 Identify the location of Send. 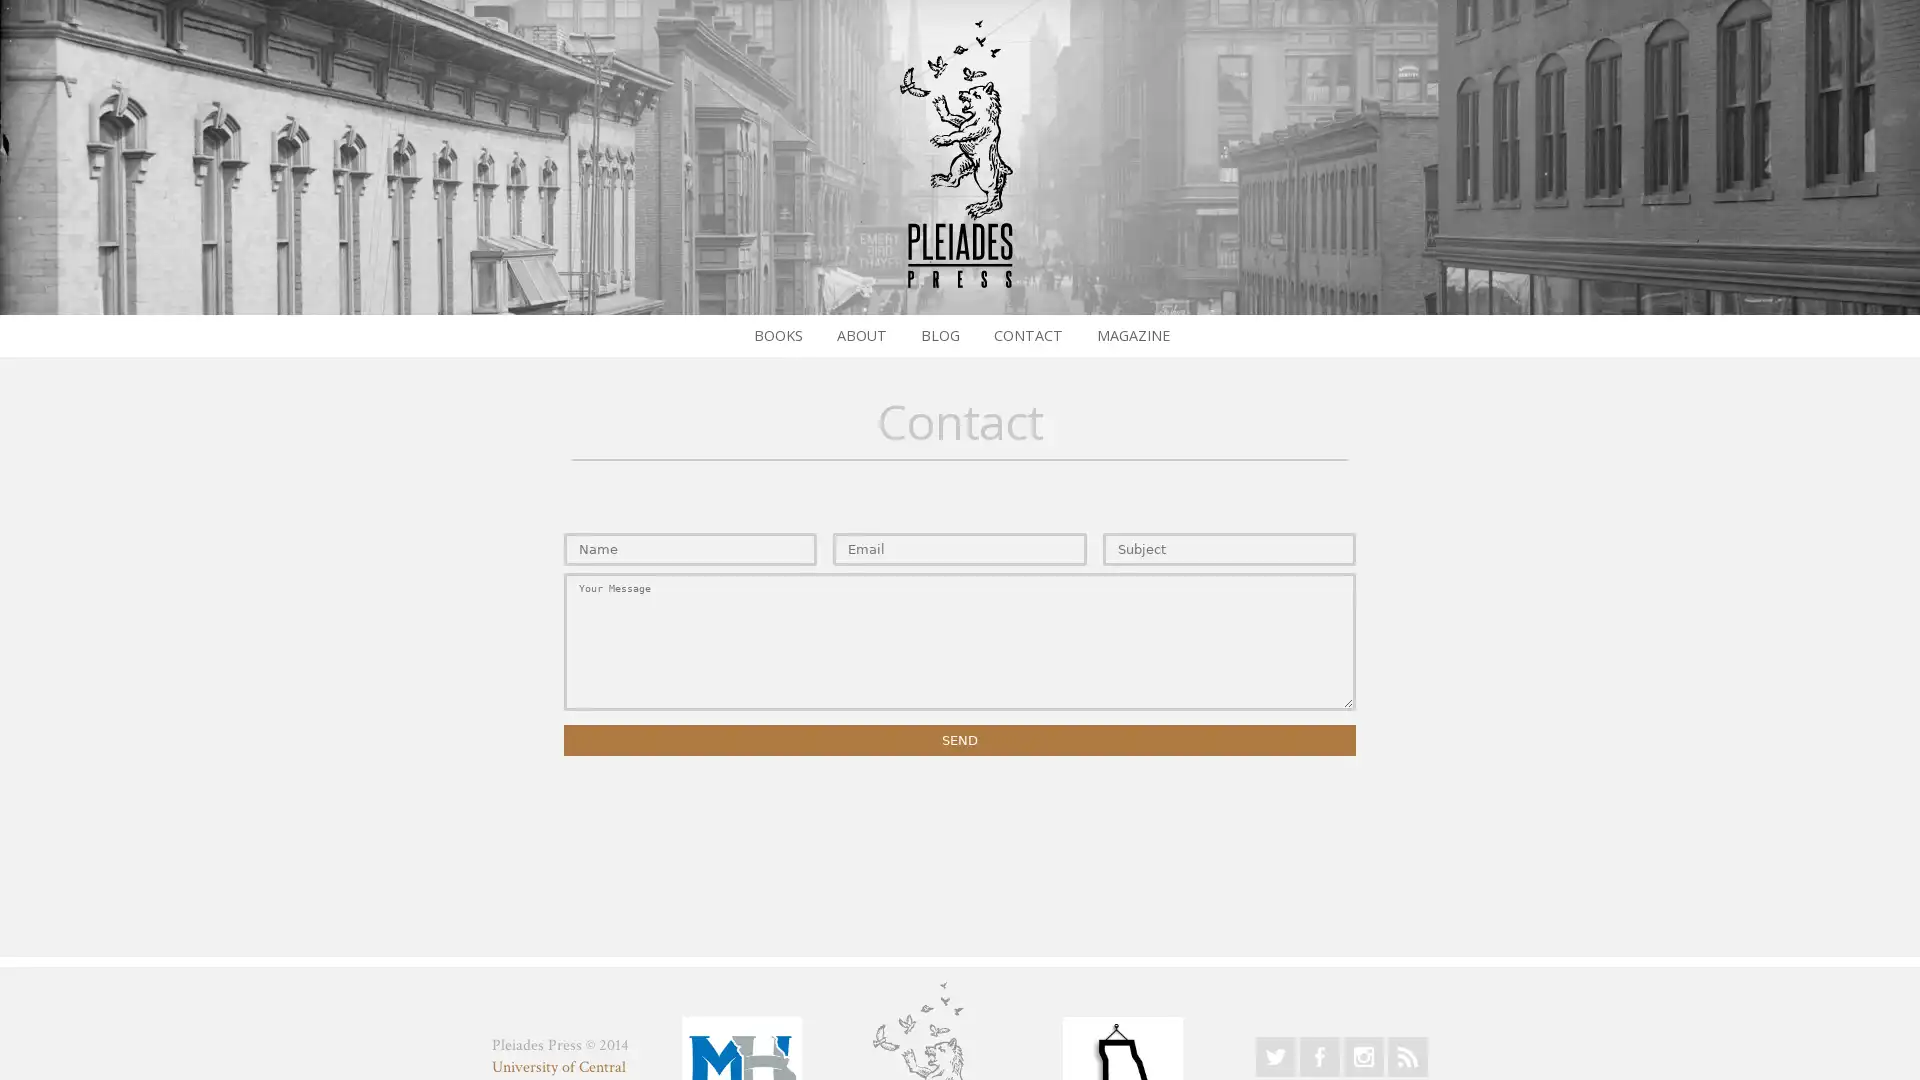
(960, 740).